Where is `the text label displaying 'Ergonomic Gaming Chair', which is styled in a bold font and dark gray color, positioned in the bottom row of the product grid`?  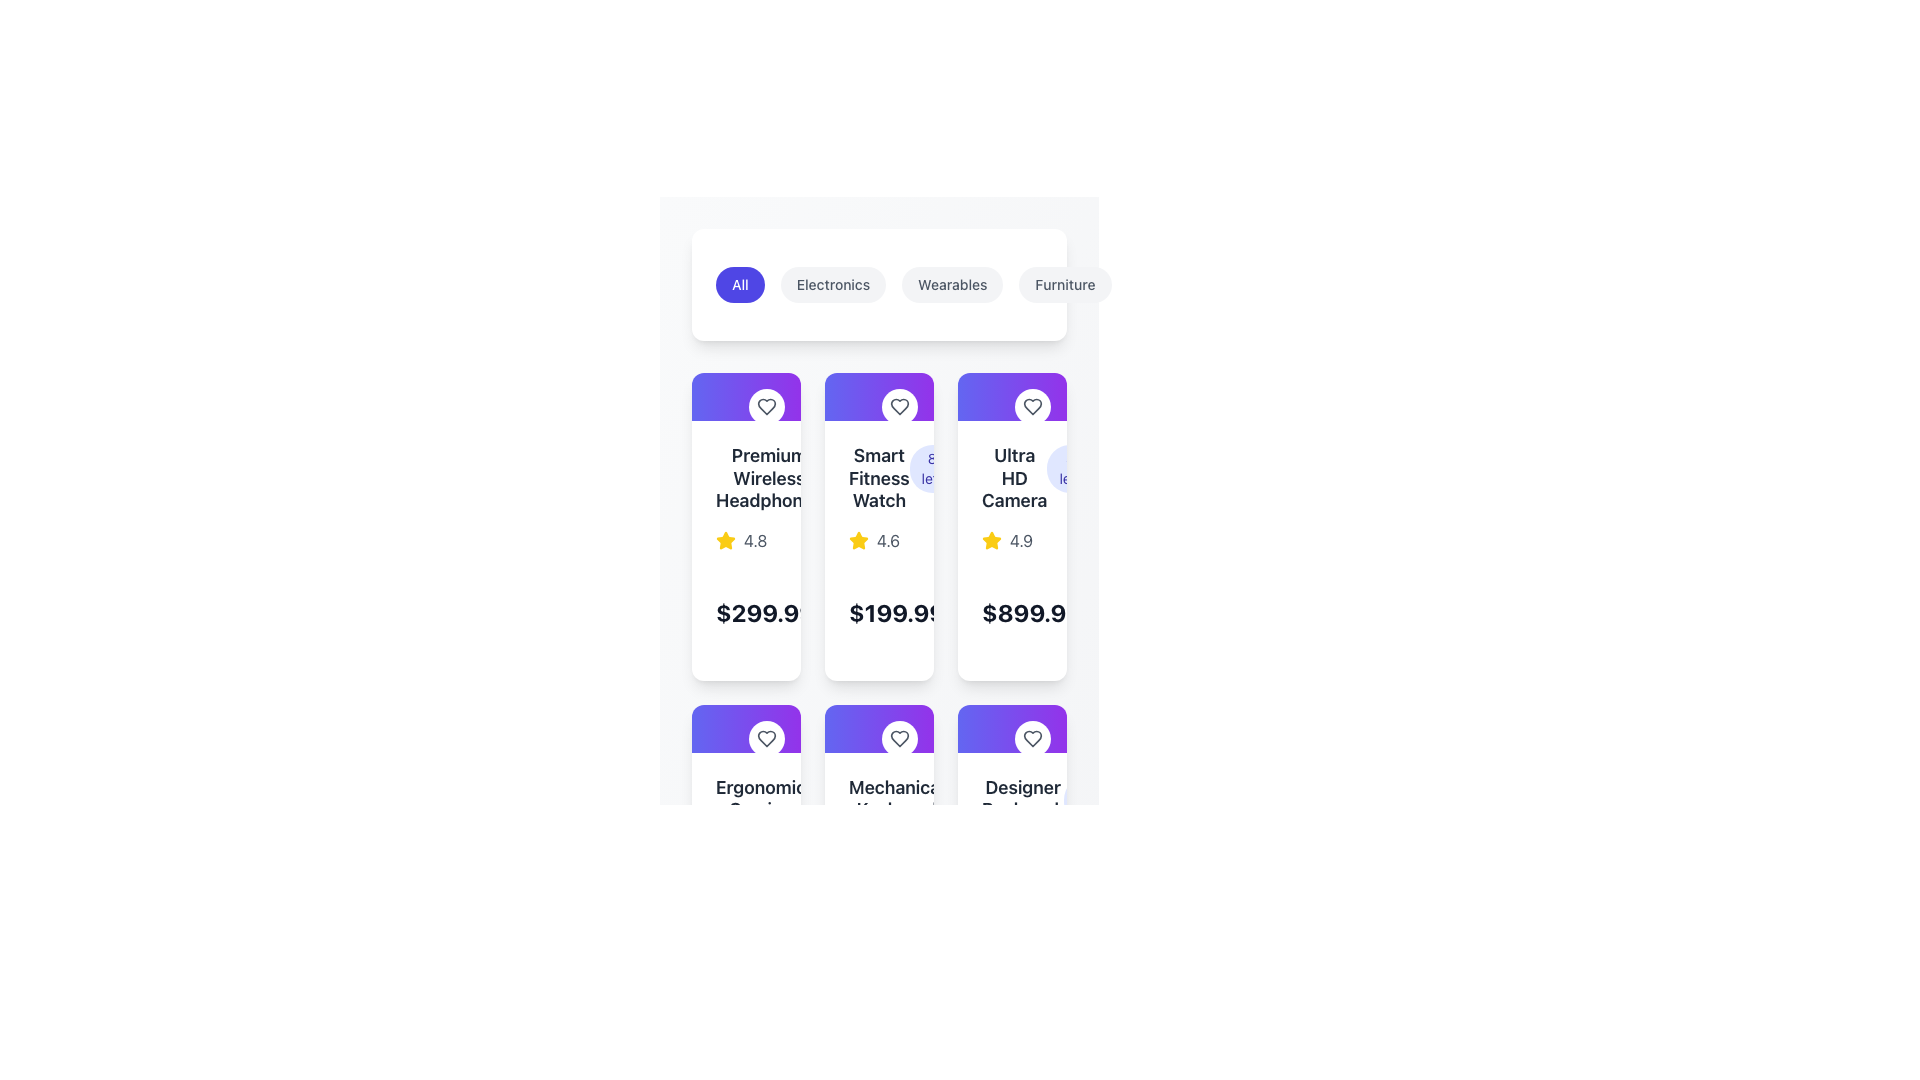 the text label displaying 'Ergonomic Gaming Chair', which is styled in a bold font and dark gray color, positioned in the bottom row of the product grid is located at coordinates (760, 810).